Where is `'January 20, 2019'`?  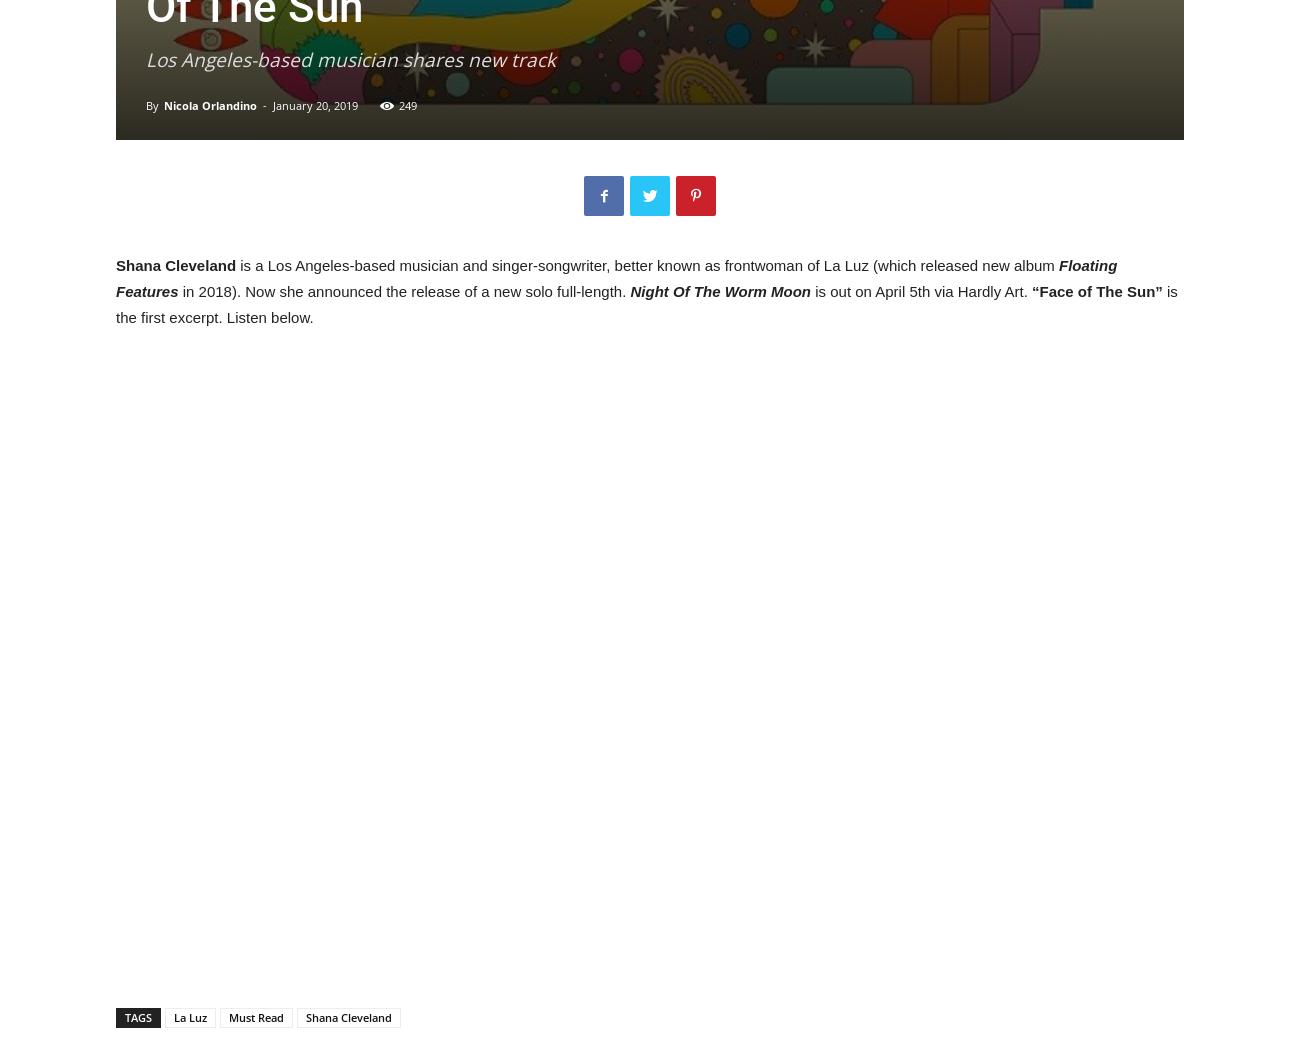 'January 20, 2019' is located at coordinates (273, 105).